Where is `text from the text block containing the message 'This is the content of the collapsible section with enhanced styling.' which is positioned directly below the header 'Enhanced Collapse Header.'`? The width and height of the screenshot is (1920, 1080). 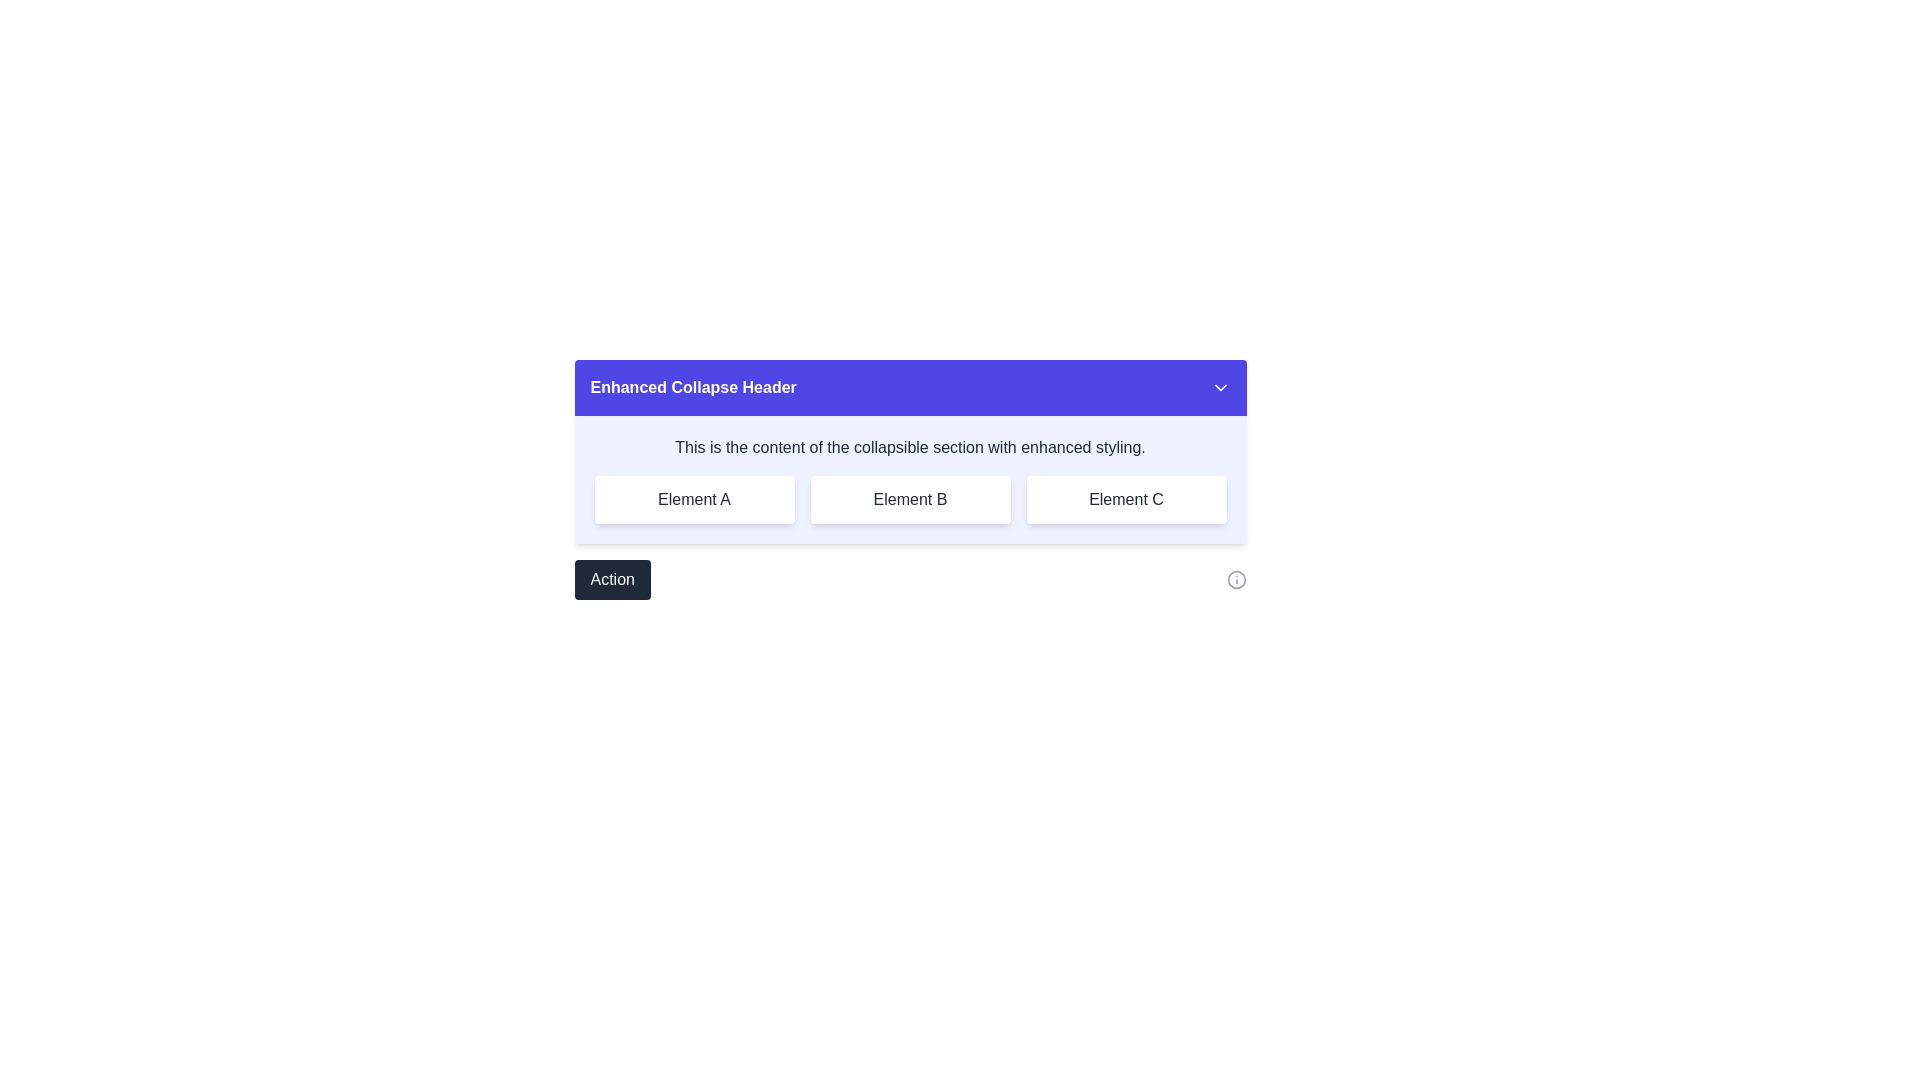 text from the text block containing the message 'This is the content of the collapsible section with enhanced styling.' which is positioned directly below the header 'Enhanced Collapse Header.' is located at coordinates (909, 446).